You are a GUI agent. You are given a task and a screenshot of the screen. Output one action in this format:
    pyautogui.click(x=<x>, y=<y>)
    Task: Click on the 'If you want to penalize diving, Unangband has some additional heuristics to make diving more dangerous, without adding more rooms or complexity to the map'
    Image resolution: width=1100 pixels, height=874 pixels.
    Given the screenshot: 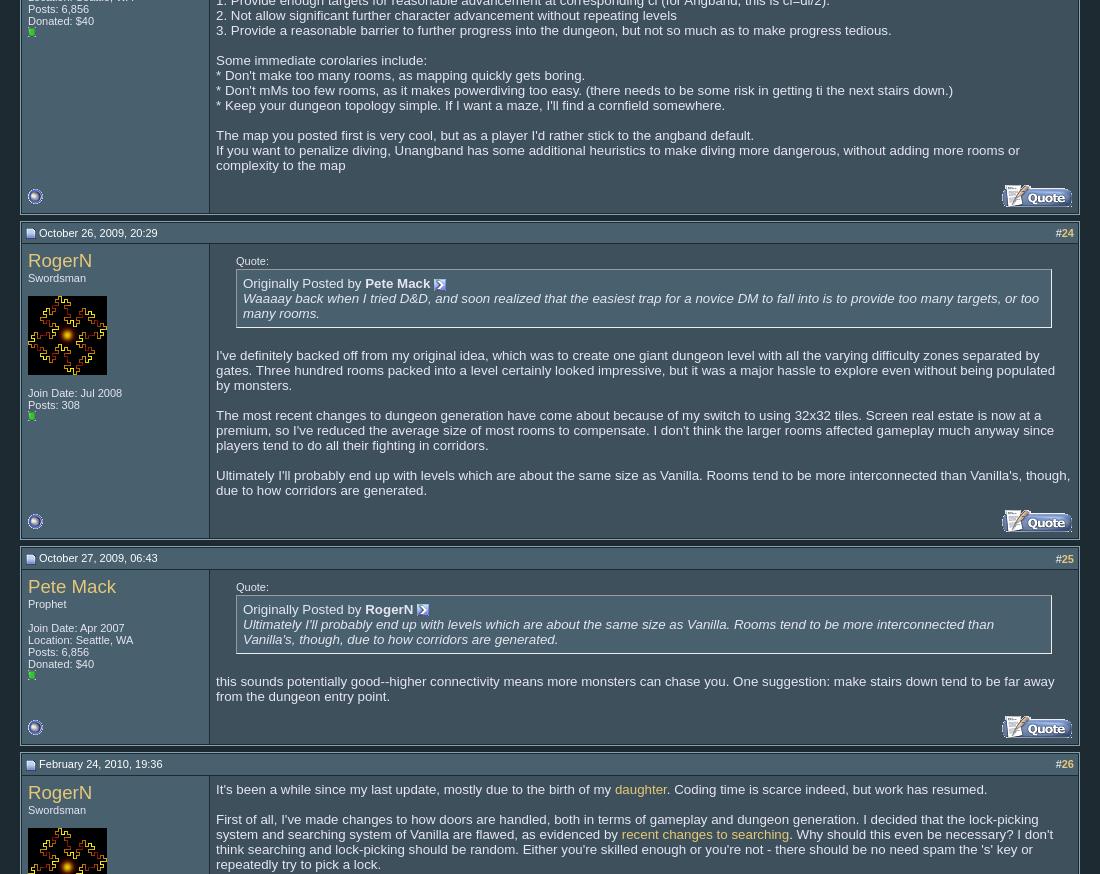 What is the action you would take?
    pyautogui.click(x=616, y=155)
    